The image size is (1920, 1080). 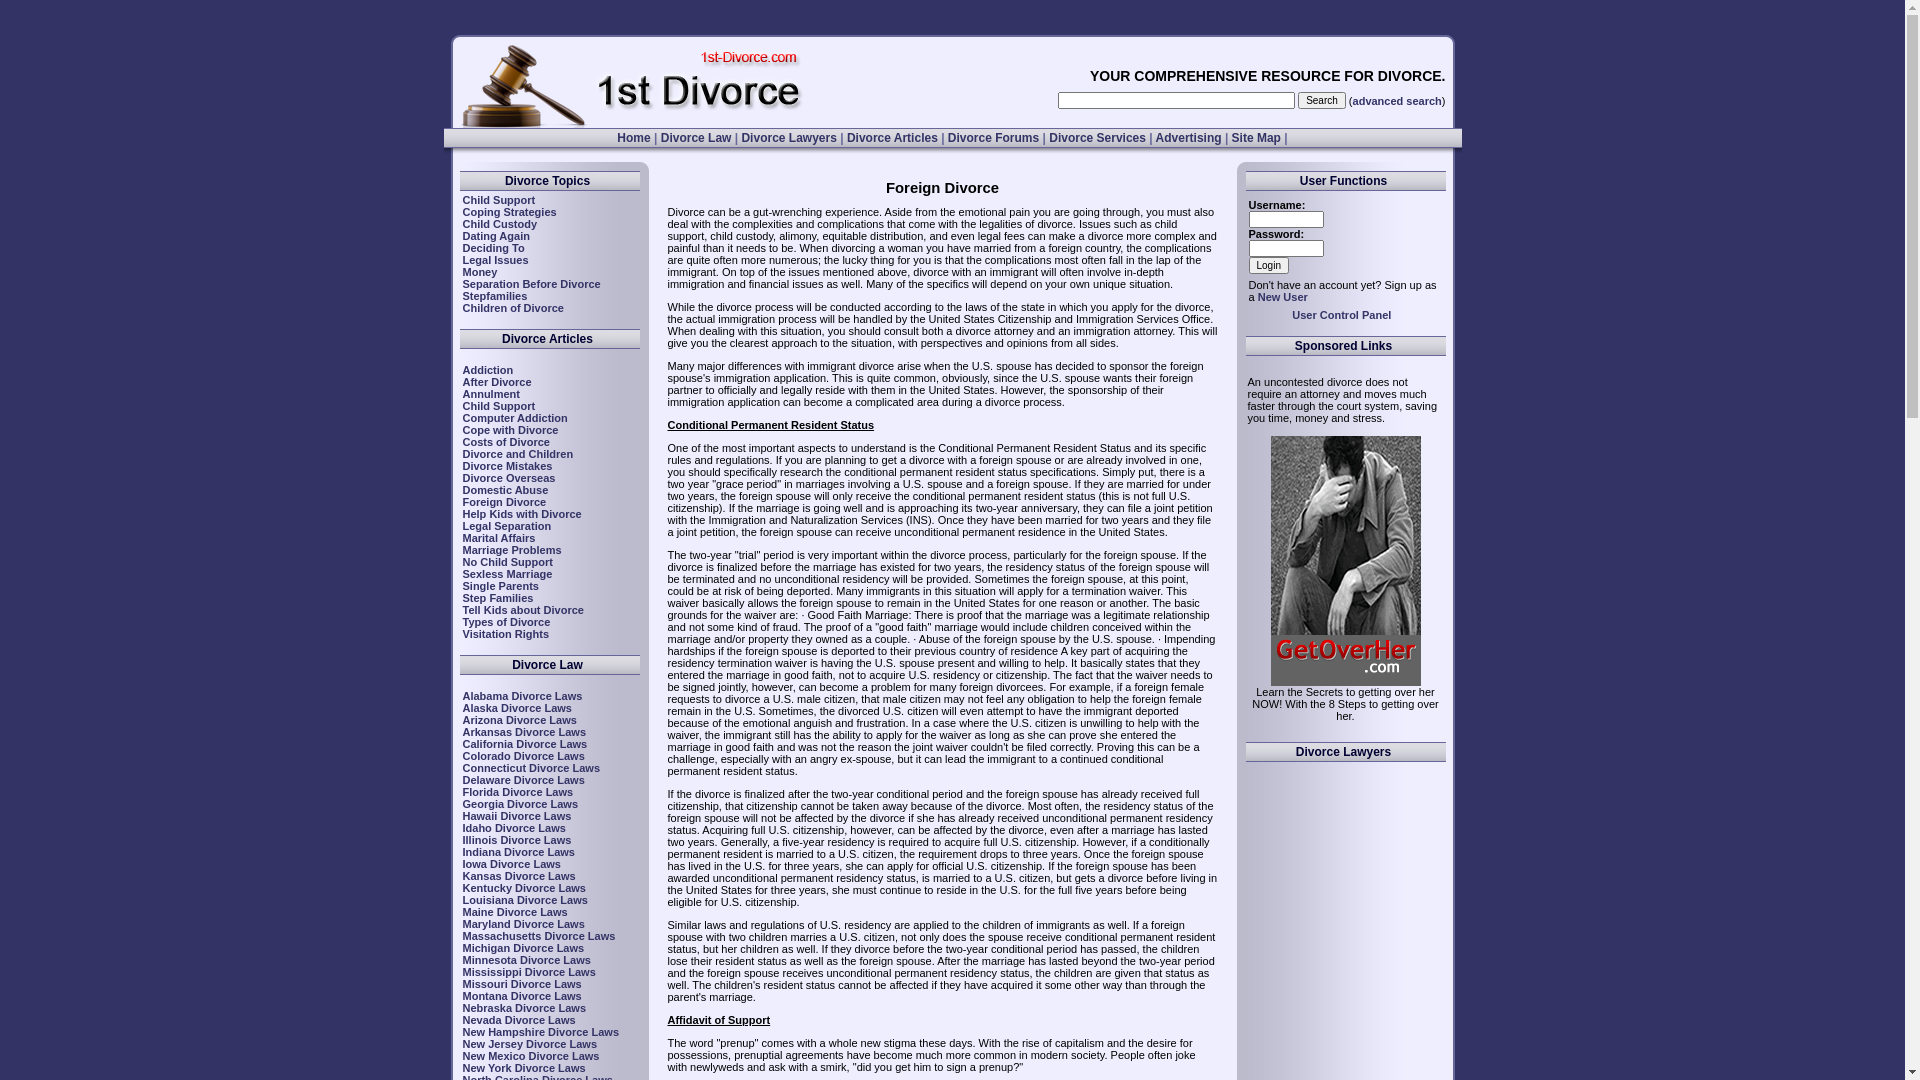 I want to click on 'Divorce and Children', so click(x=460, y=454).